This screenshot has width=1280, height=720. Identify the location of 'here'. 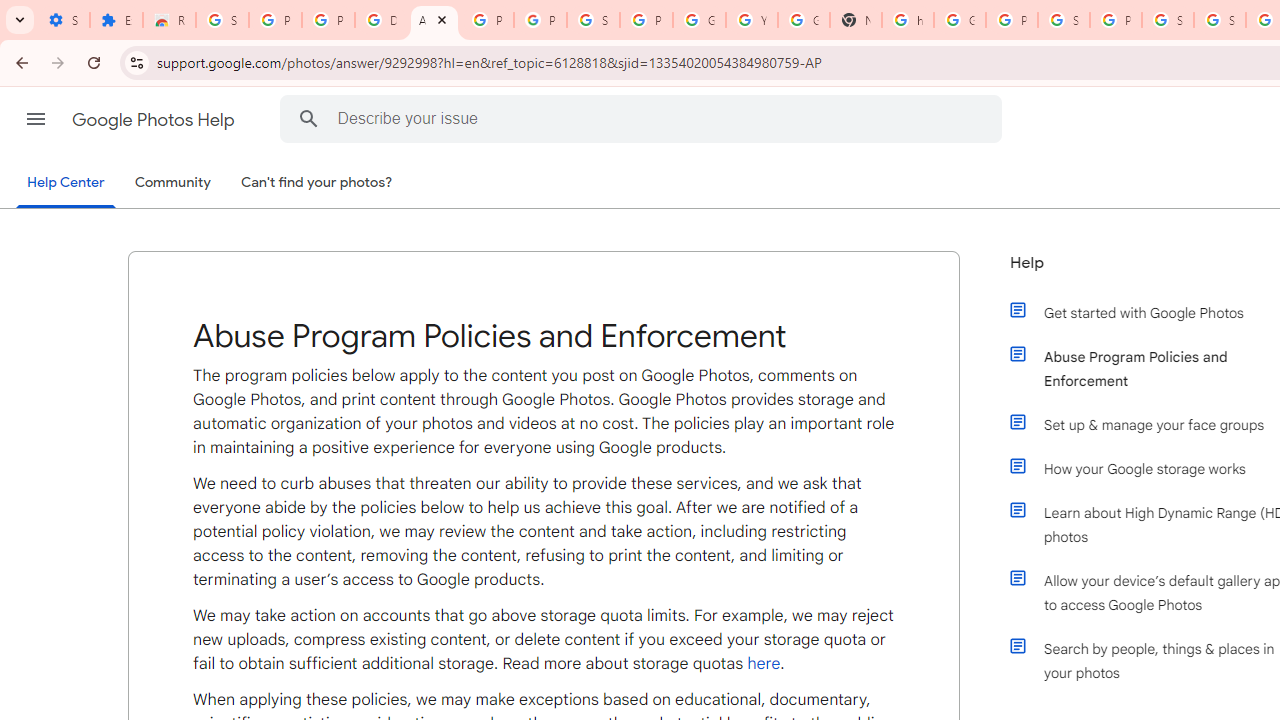
(763, 663).